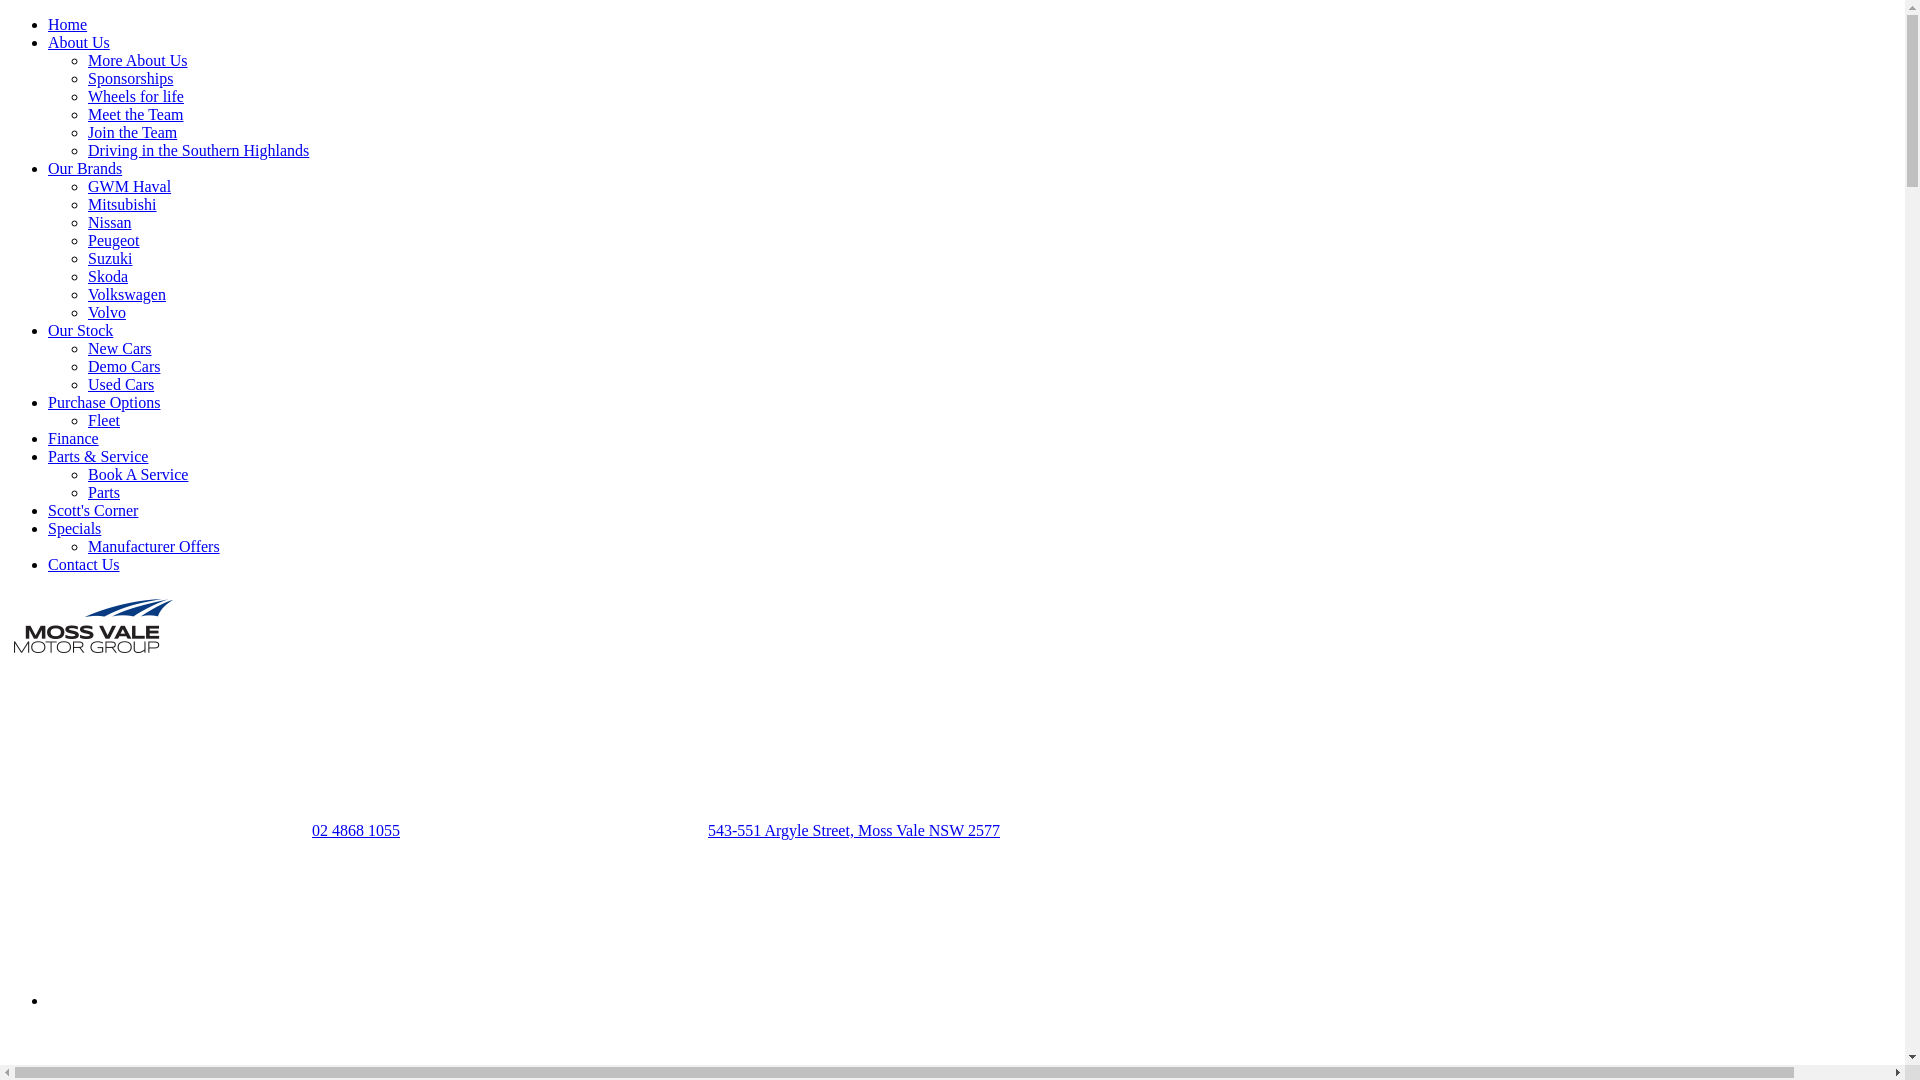 Image resolution: width=1920 pixels, height=1080 pixels. What do you see at coordinates (123, 366) in the screenshot?
I see `'Demo Cars'` at bounding box center [123, 366].